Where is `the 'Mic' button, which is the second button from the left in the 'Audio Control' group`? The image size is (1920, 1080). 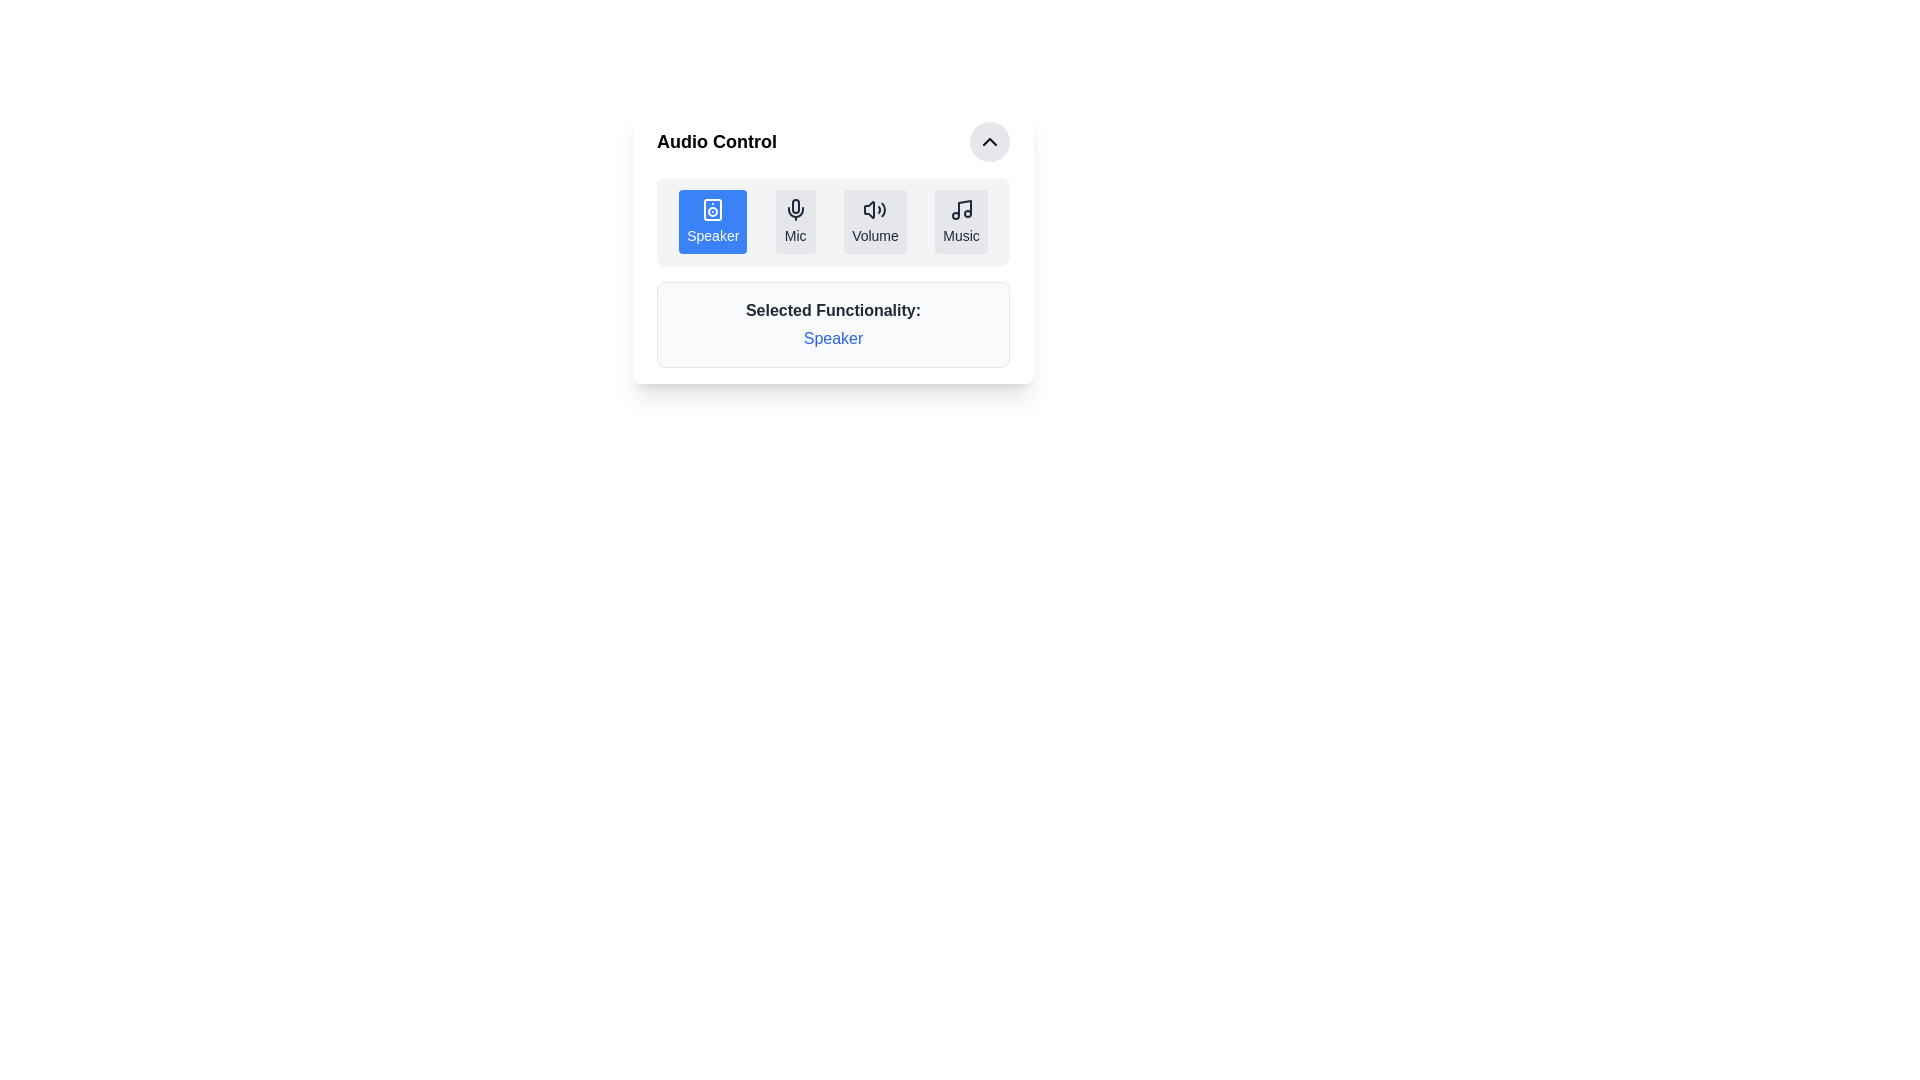
the 'Mic' button, which is the second button from the left in the 'Audio Control' group is located at coordinates (794, 222).